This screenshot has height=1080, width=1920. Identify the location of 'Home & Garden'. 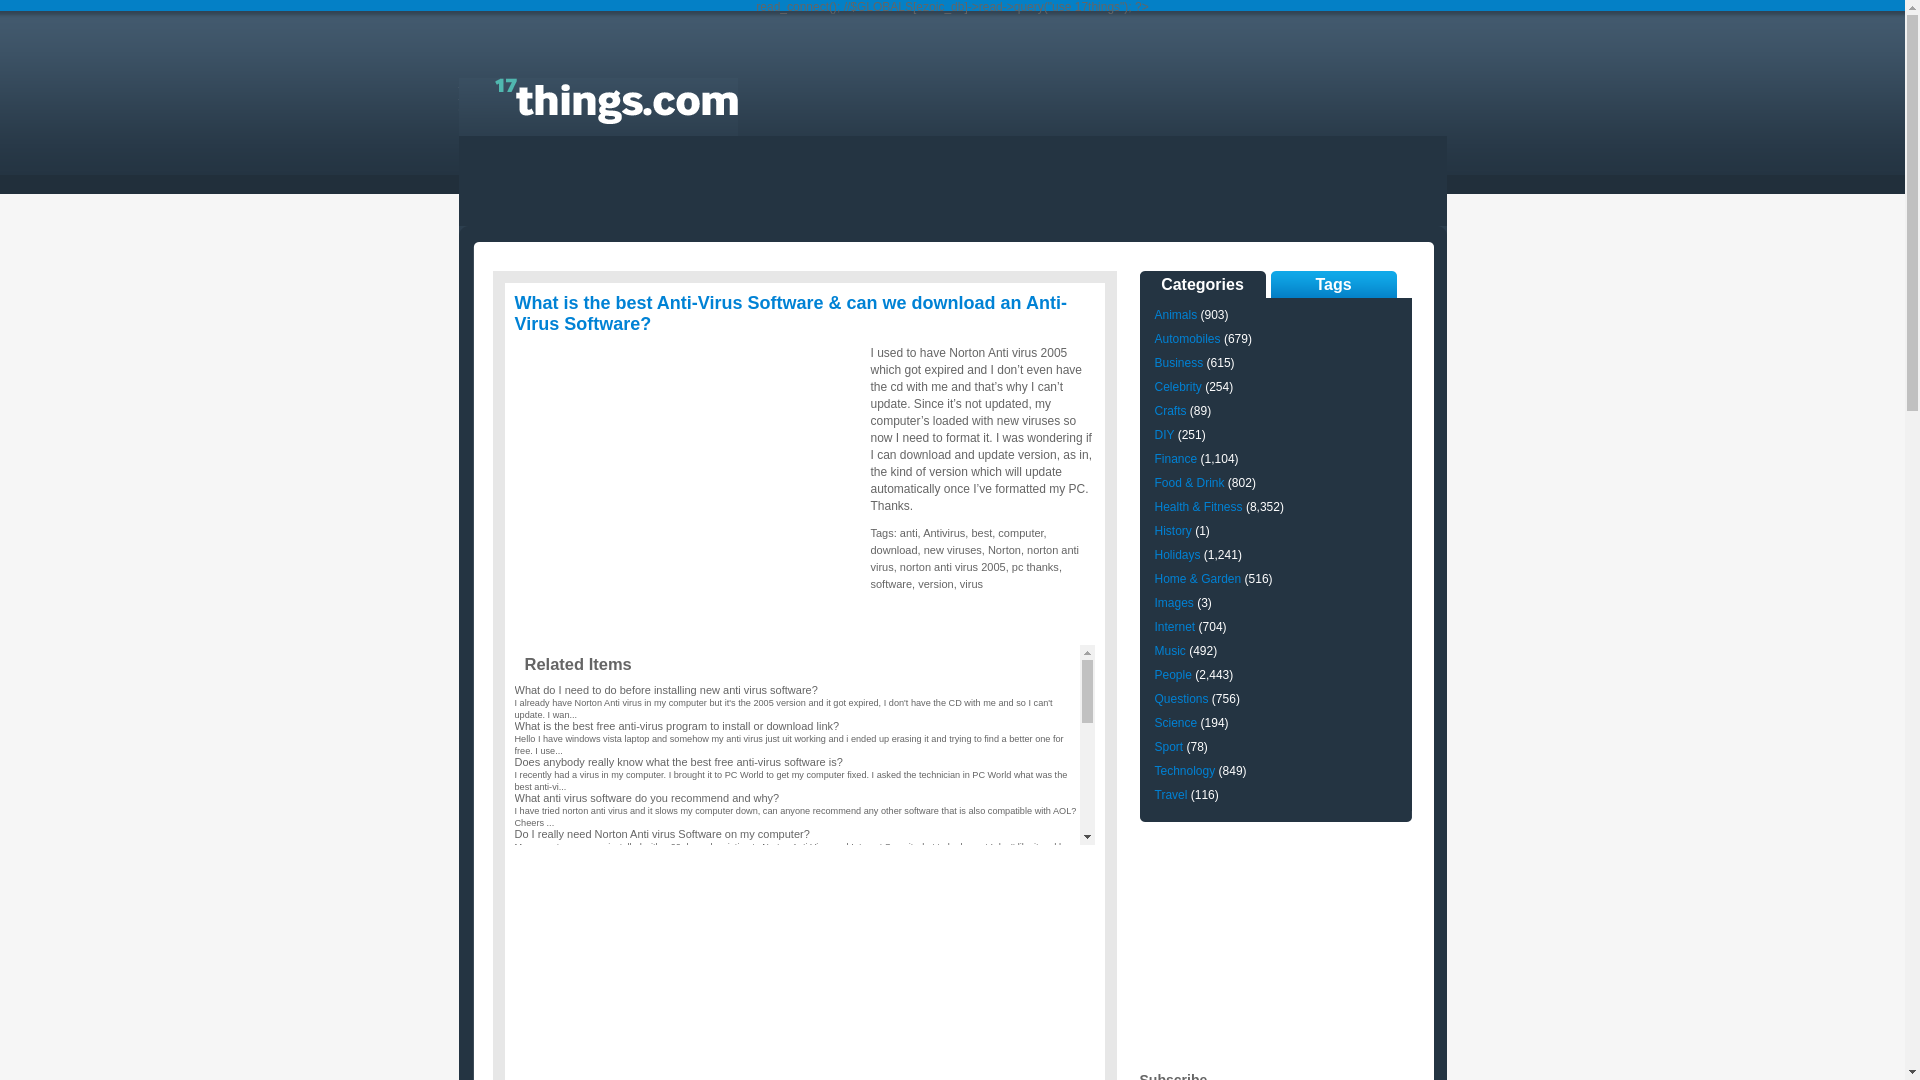
(1197, 578).